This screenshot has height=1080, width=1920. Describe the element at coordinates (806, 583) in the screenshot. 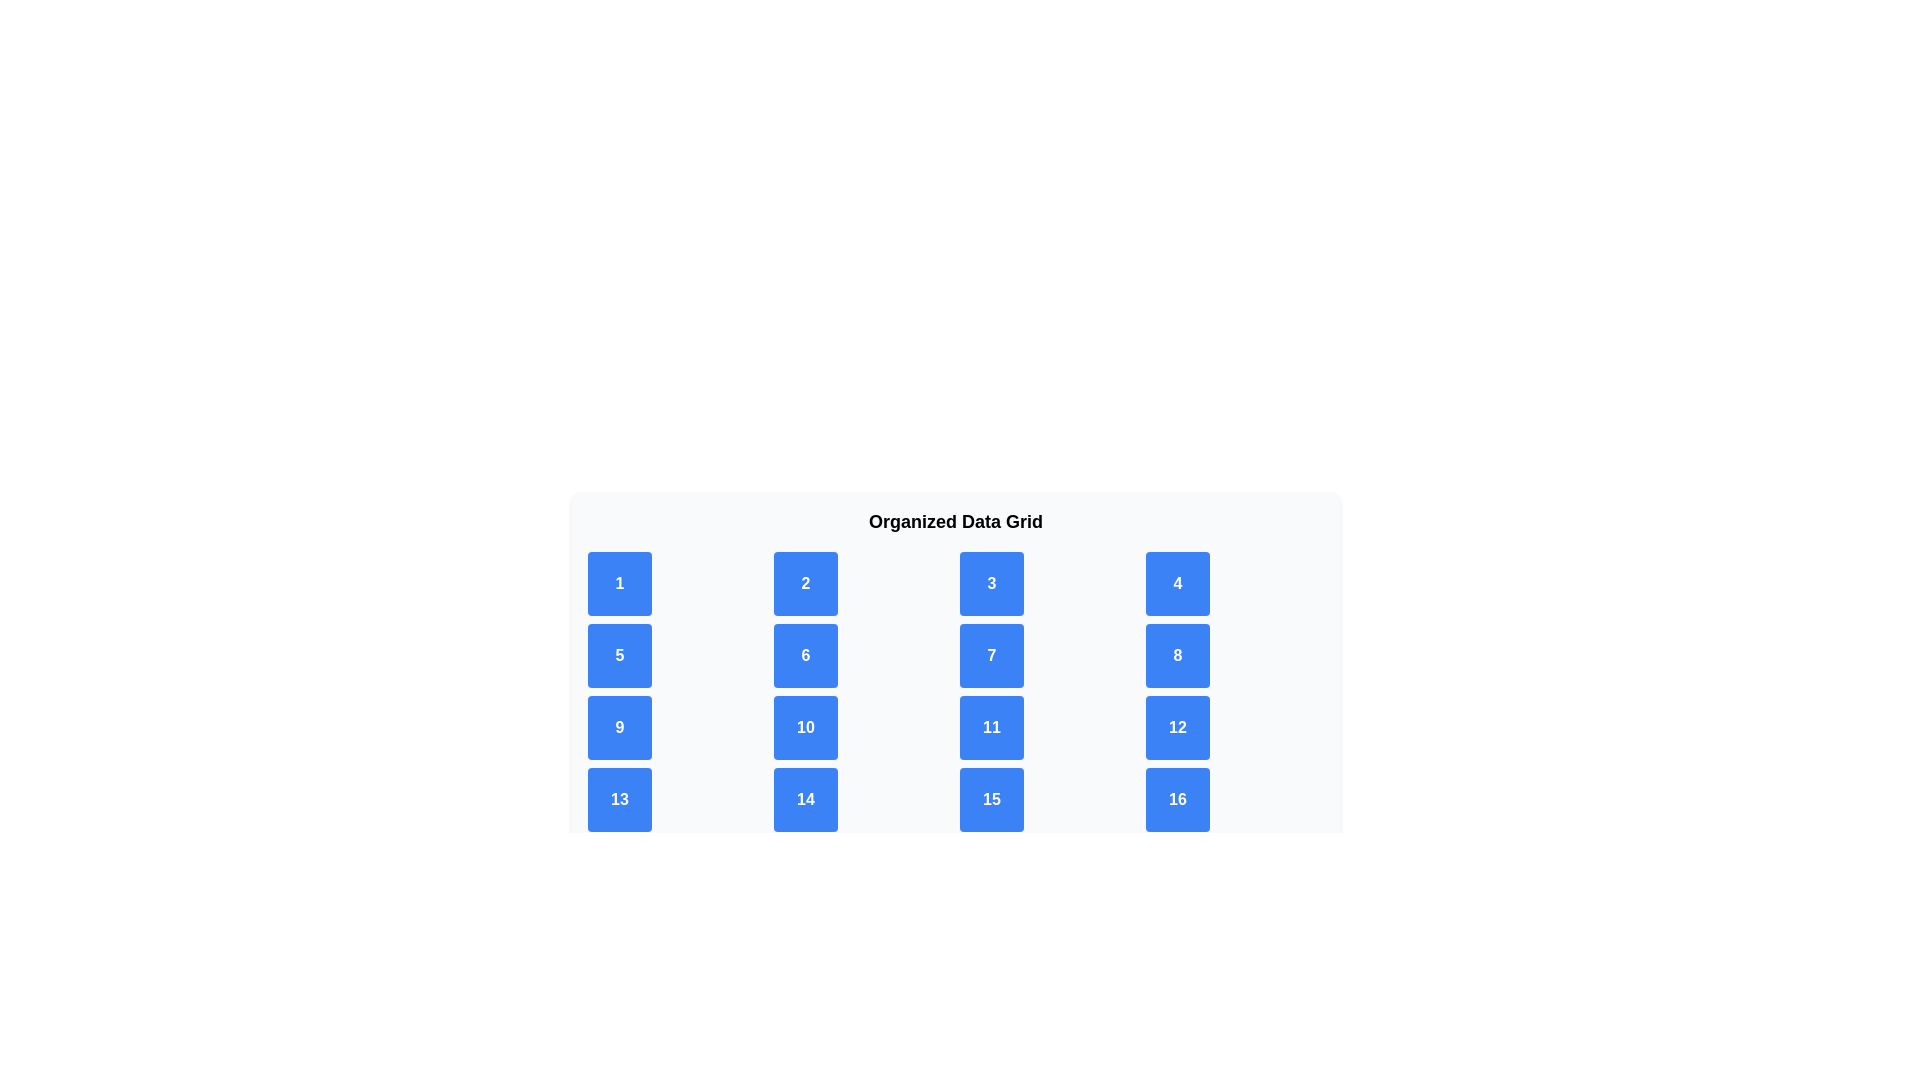

I see `the Number tile` at that location.